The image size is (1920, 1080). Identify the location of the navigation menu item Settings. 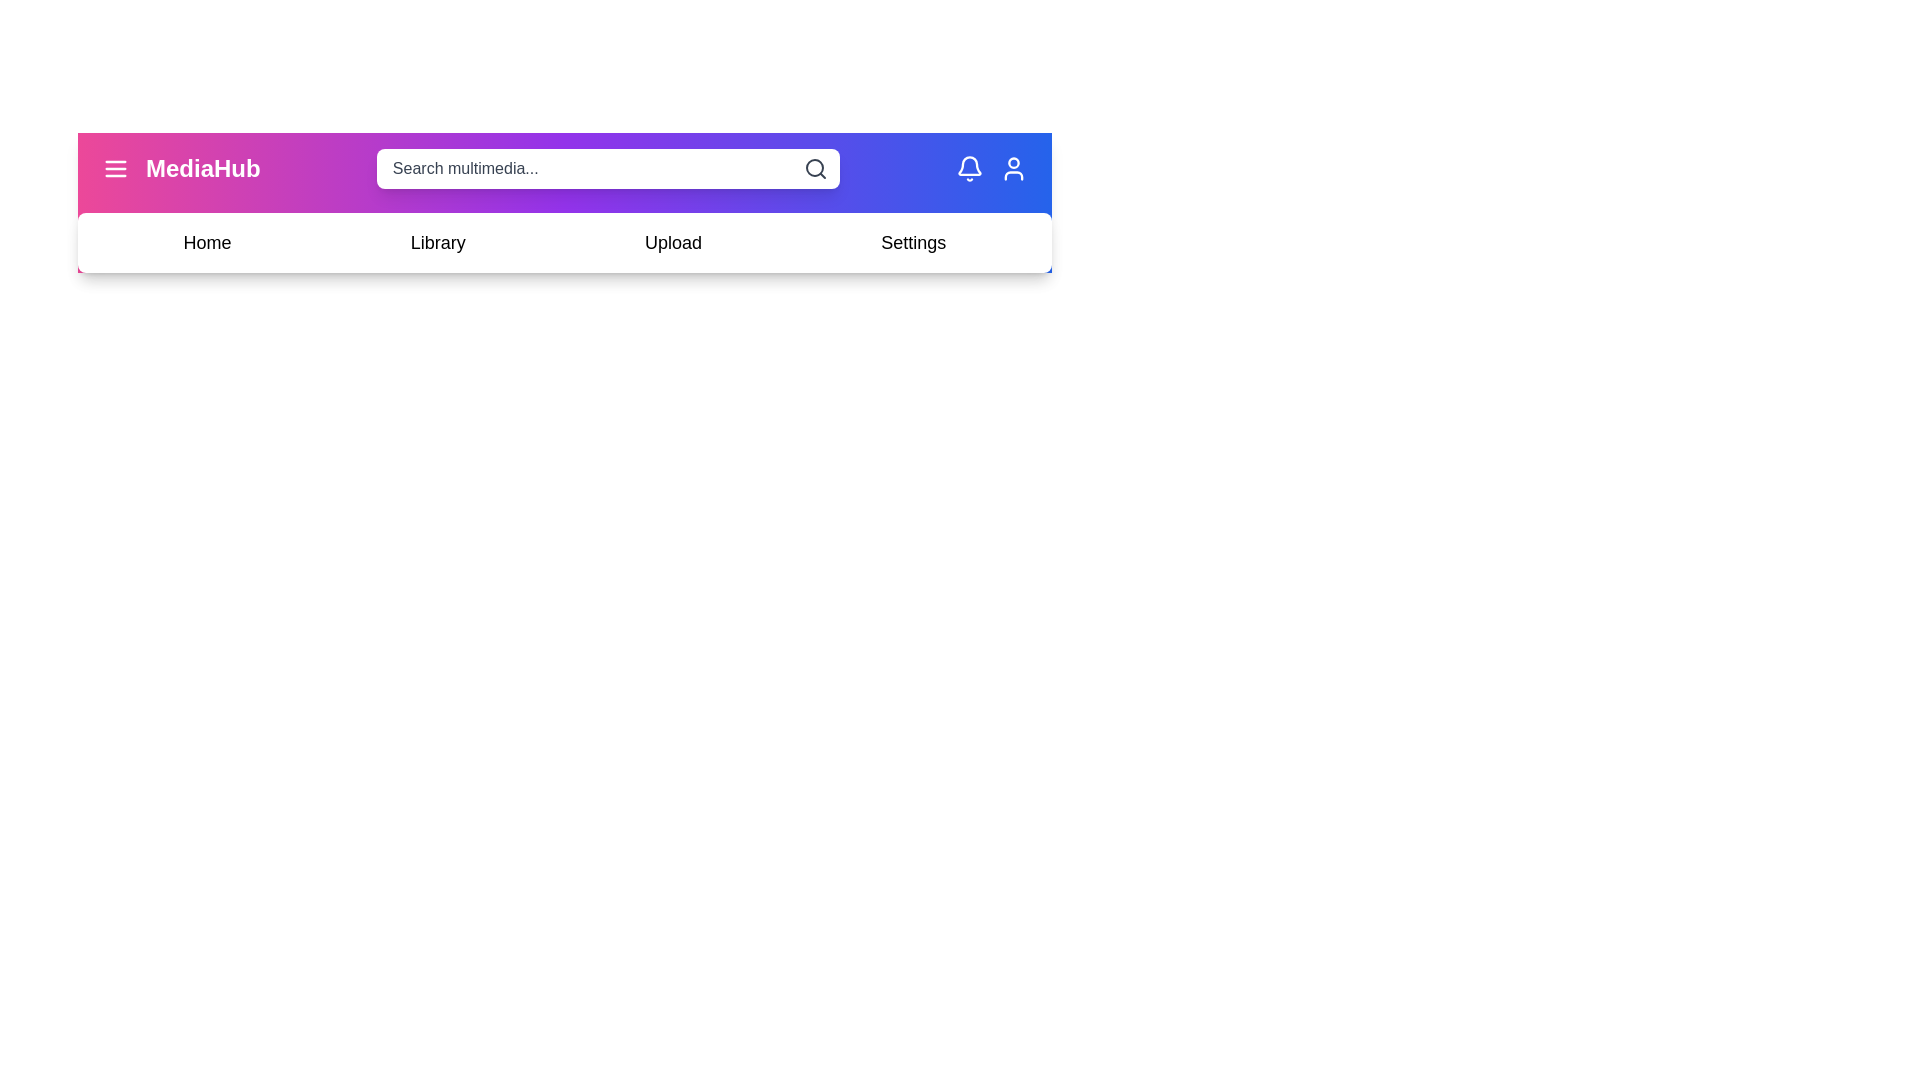
(912, 242).